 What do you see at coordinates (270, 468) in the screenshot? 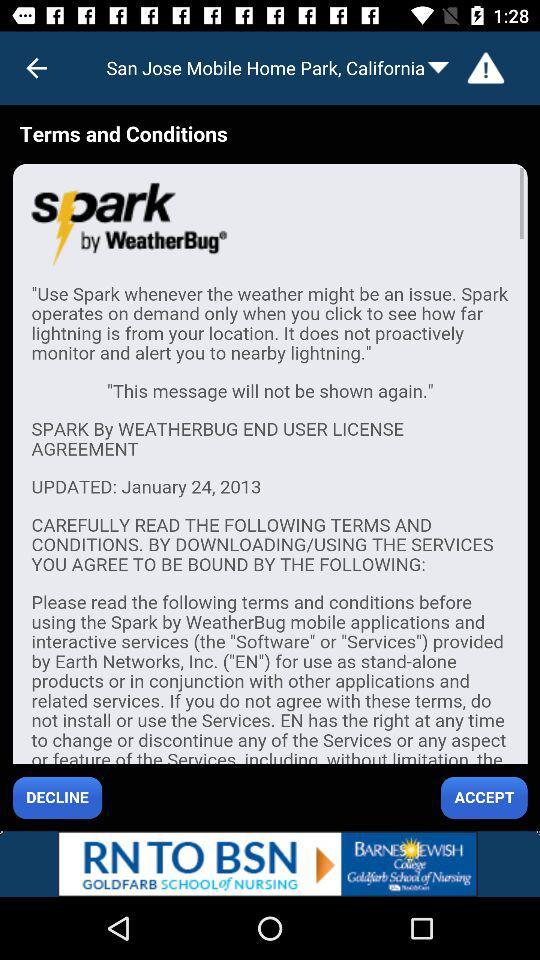
I see `the terms are very good` at bounding box center [270, 468].